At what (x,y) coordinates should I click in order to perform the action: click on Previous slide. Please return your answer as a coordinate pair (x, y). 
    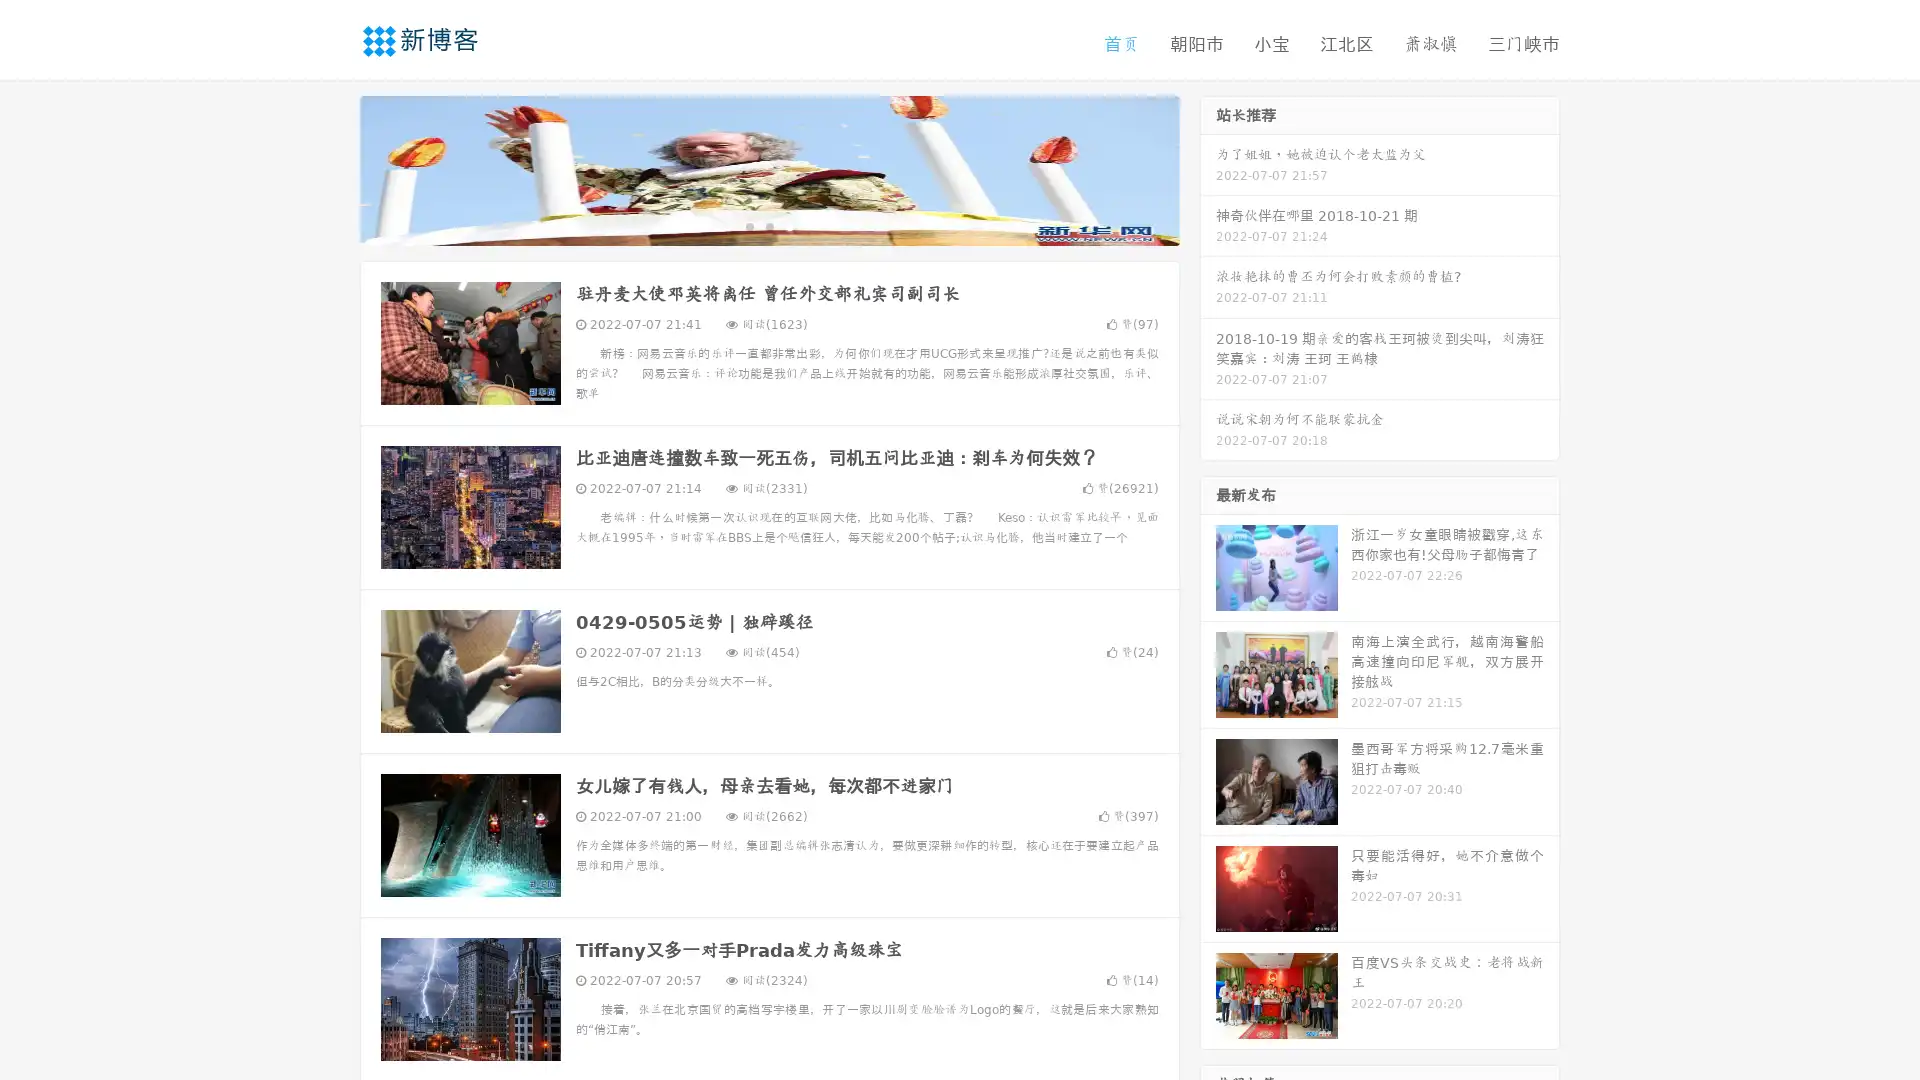
    Looking at the image, I should click on (330, 168).